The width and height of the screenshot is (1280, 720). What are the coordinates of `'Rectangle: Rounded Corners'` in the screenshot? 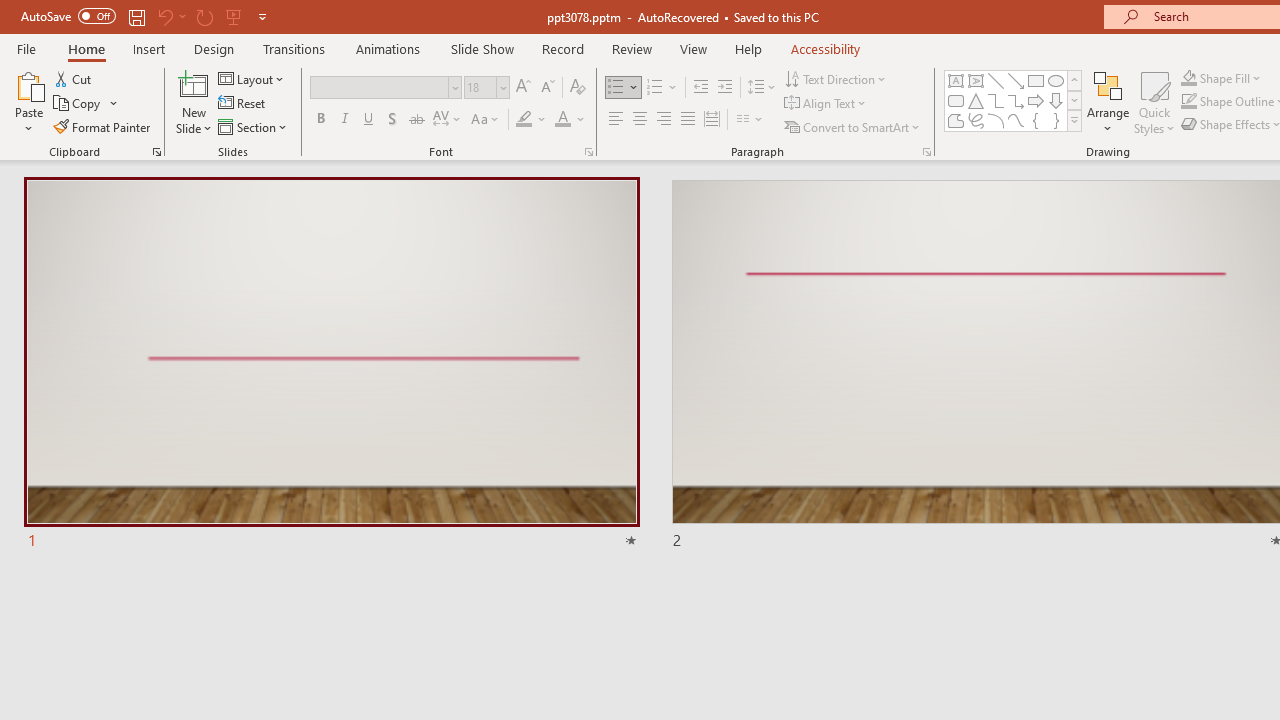 It's located at (955, 100).